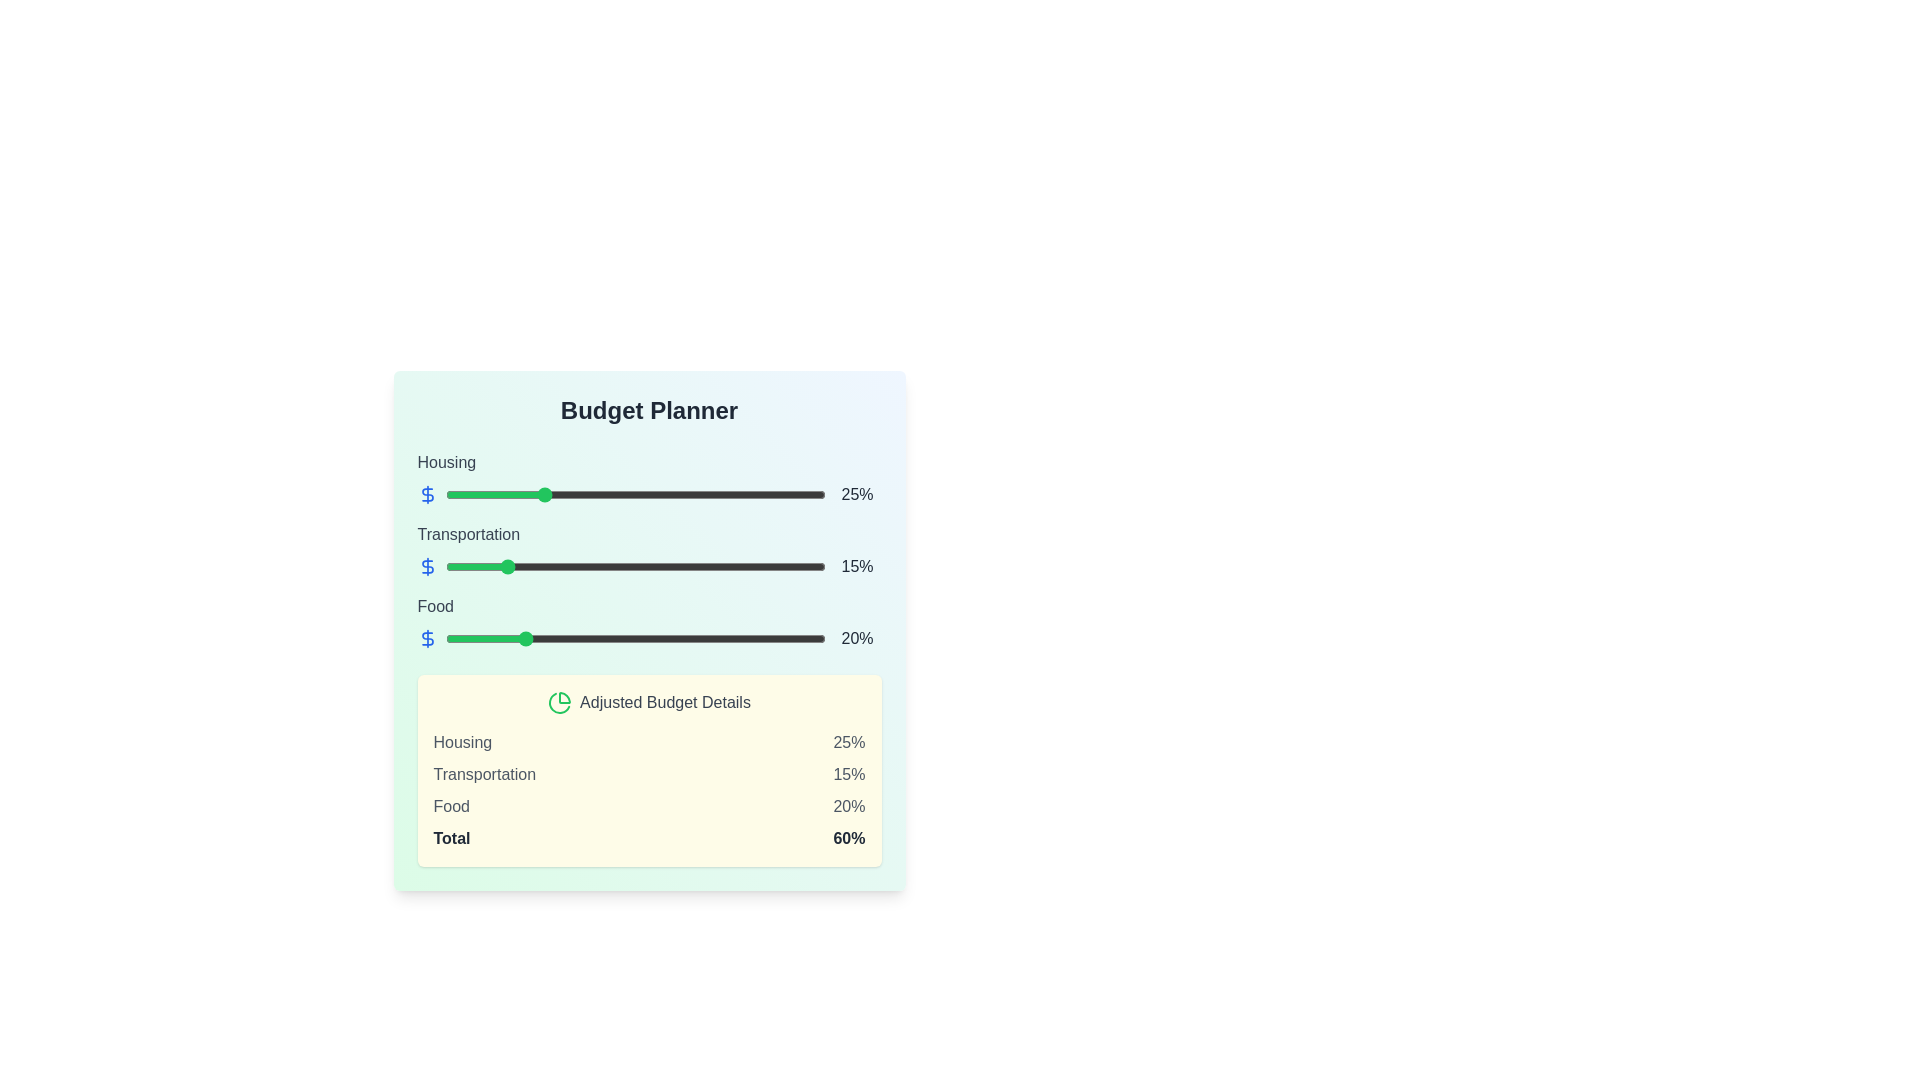  Describe the element at coordinates (658, 567) in the screenshot. I see `transportation budget percentage` at that location.